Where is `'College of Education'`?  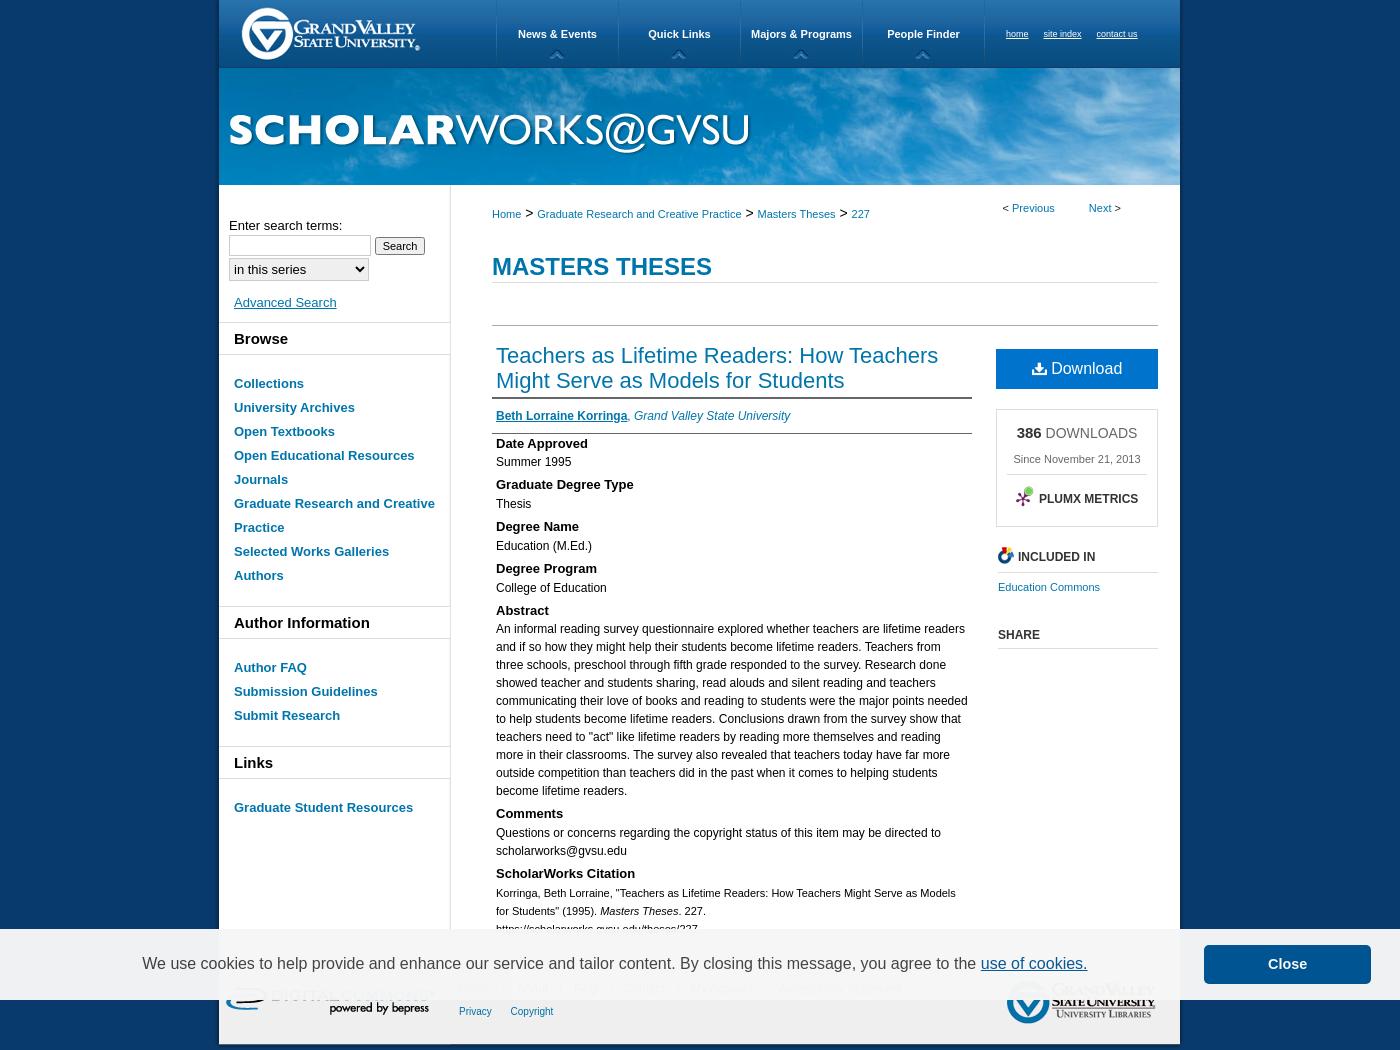 'College of Education' is located at coordinates (551, 585).